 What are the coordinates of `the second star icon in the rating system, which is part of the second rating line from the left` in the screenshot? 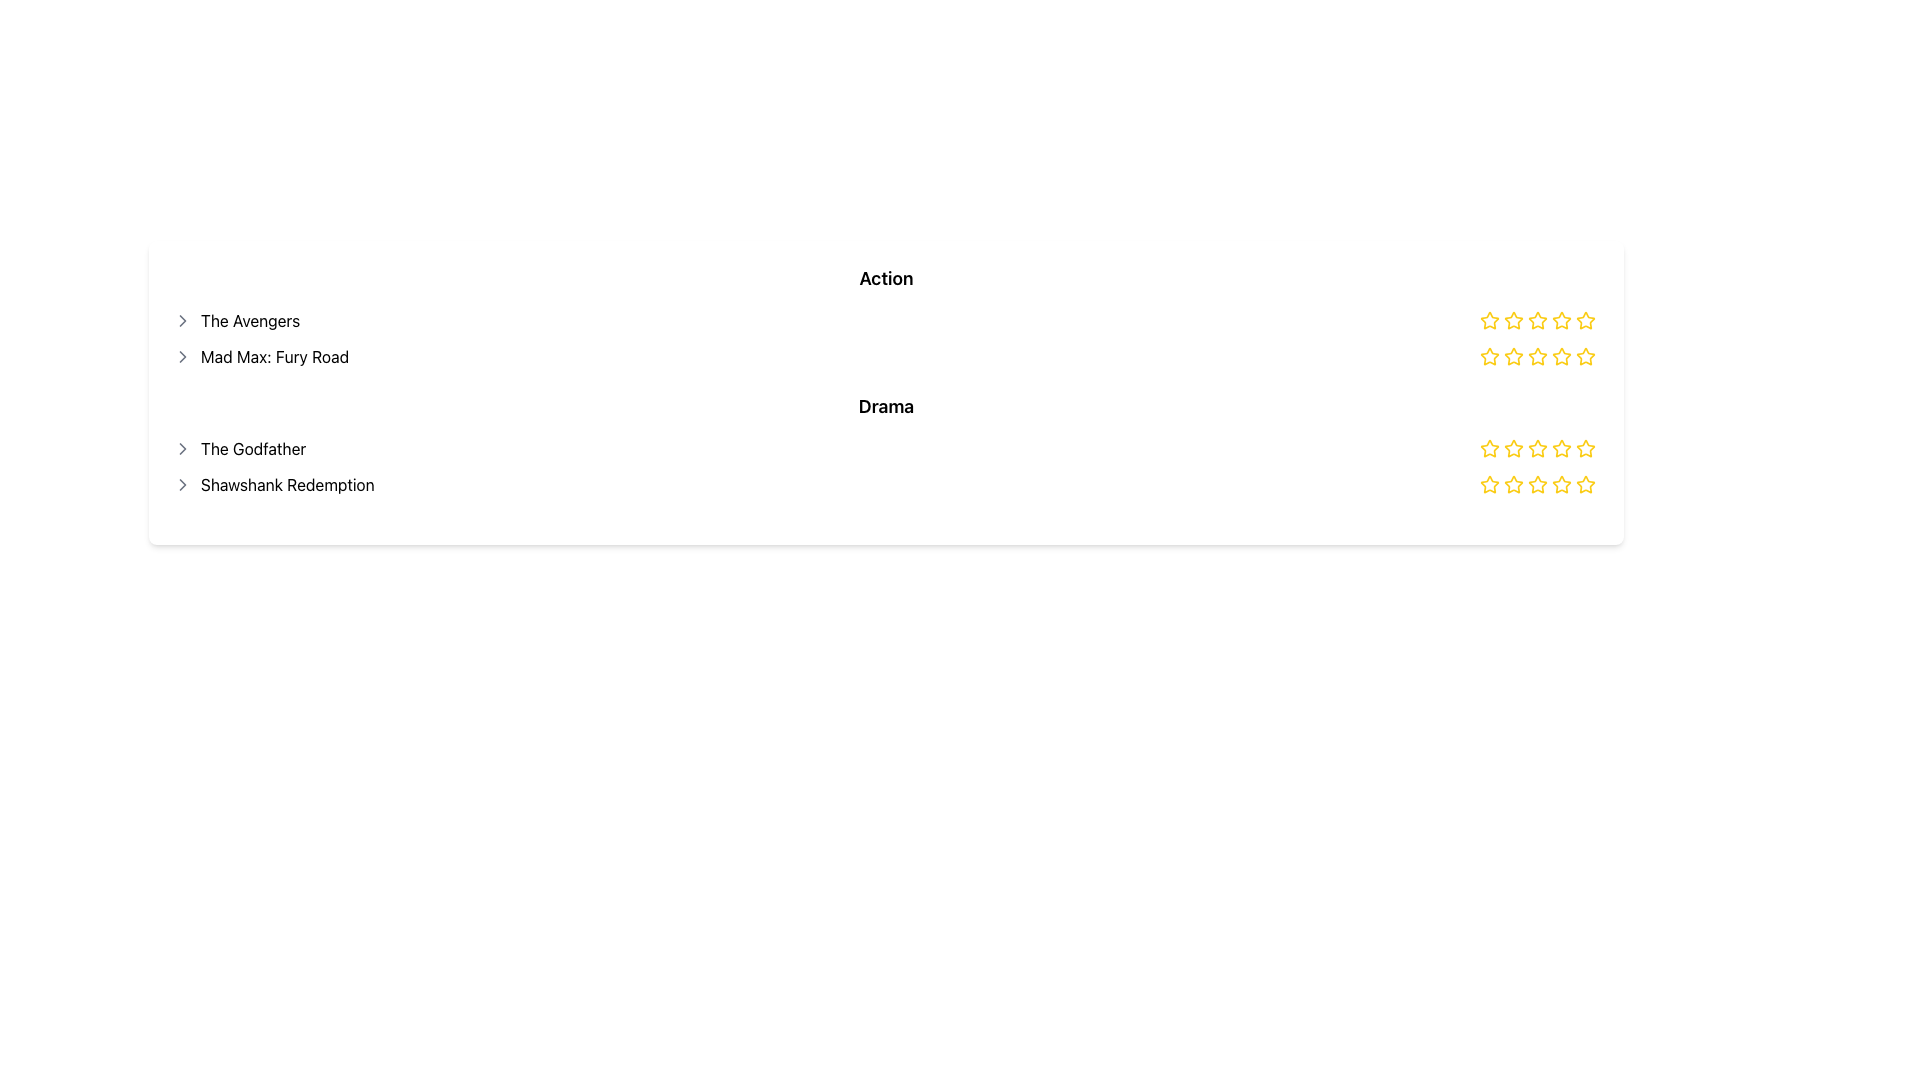 It's located at (1536, 319).